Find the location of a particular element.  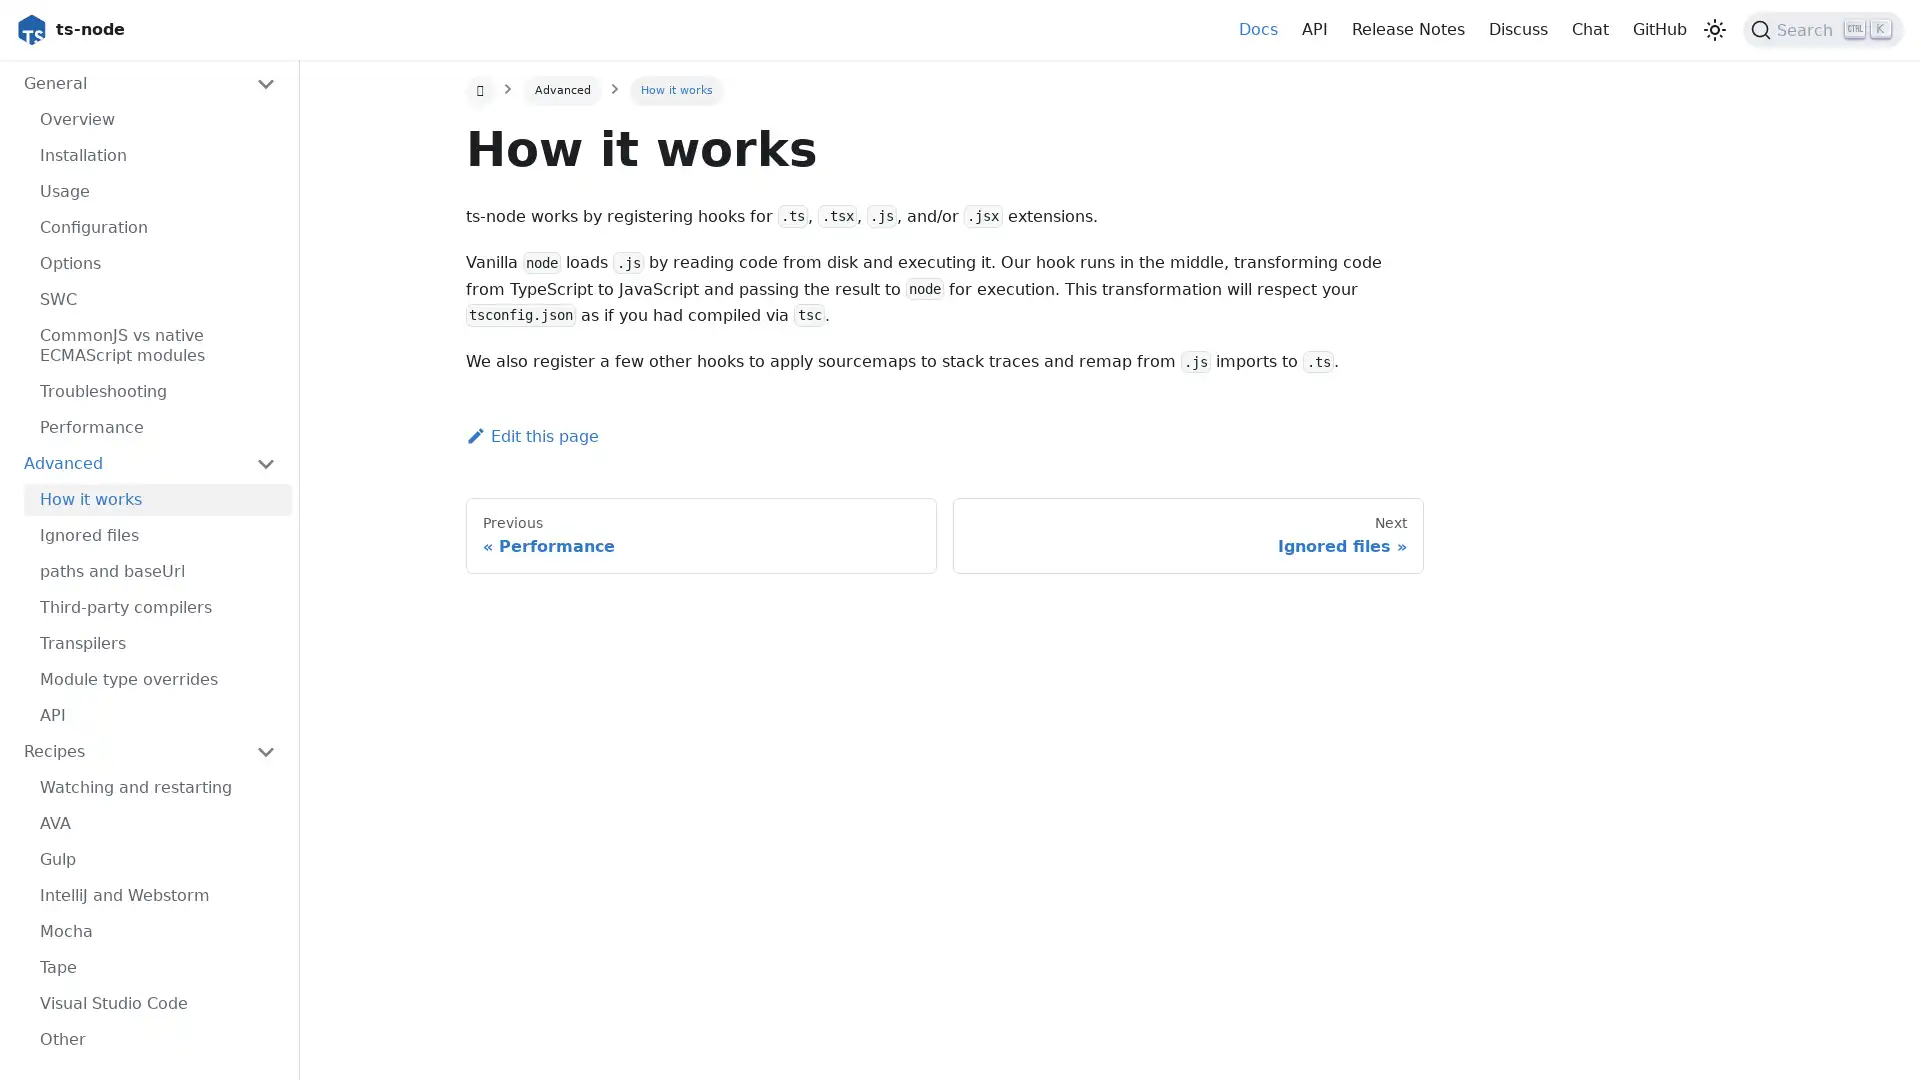

Search is located at coordinates (1823, 30).